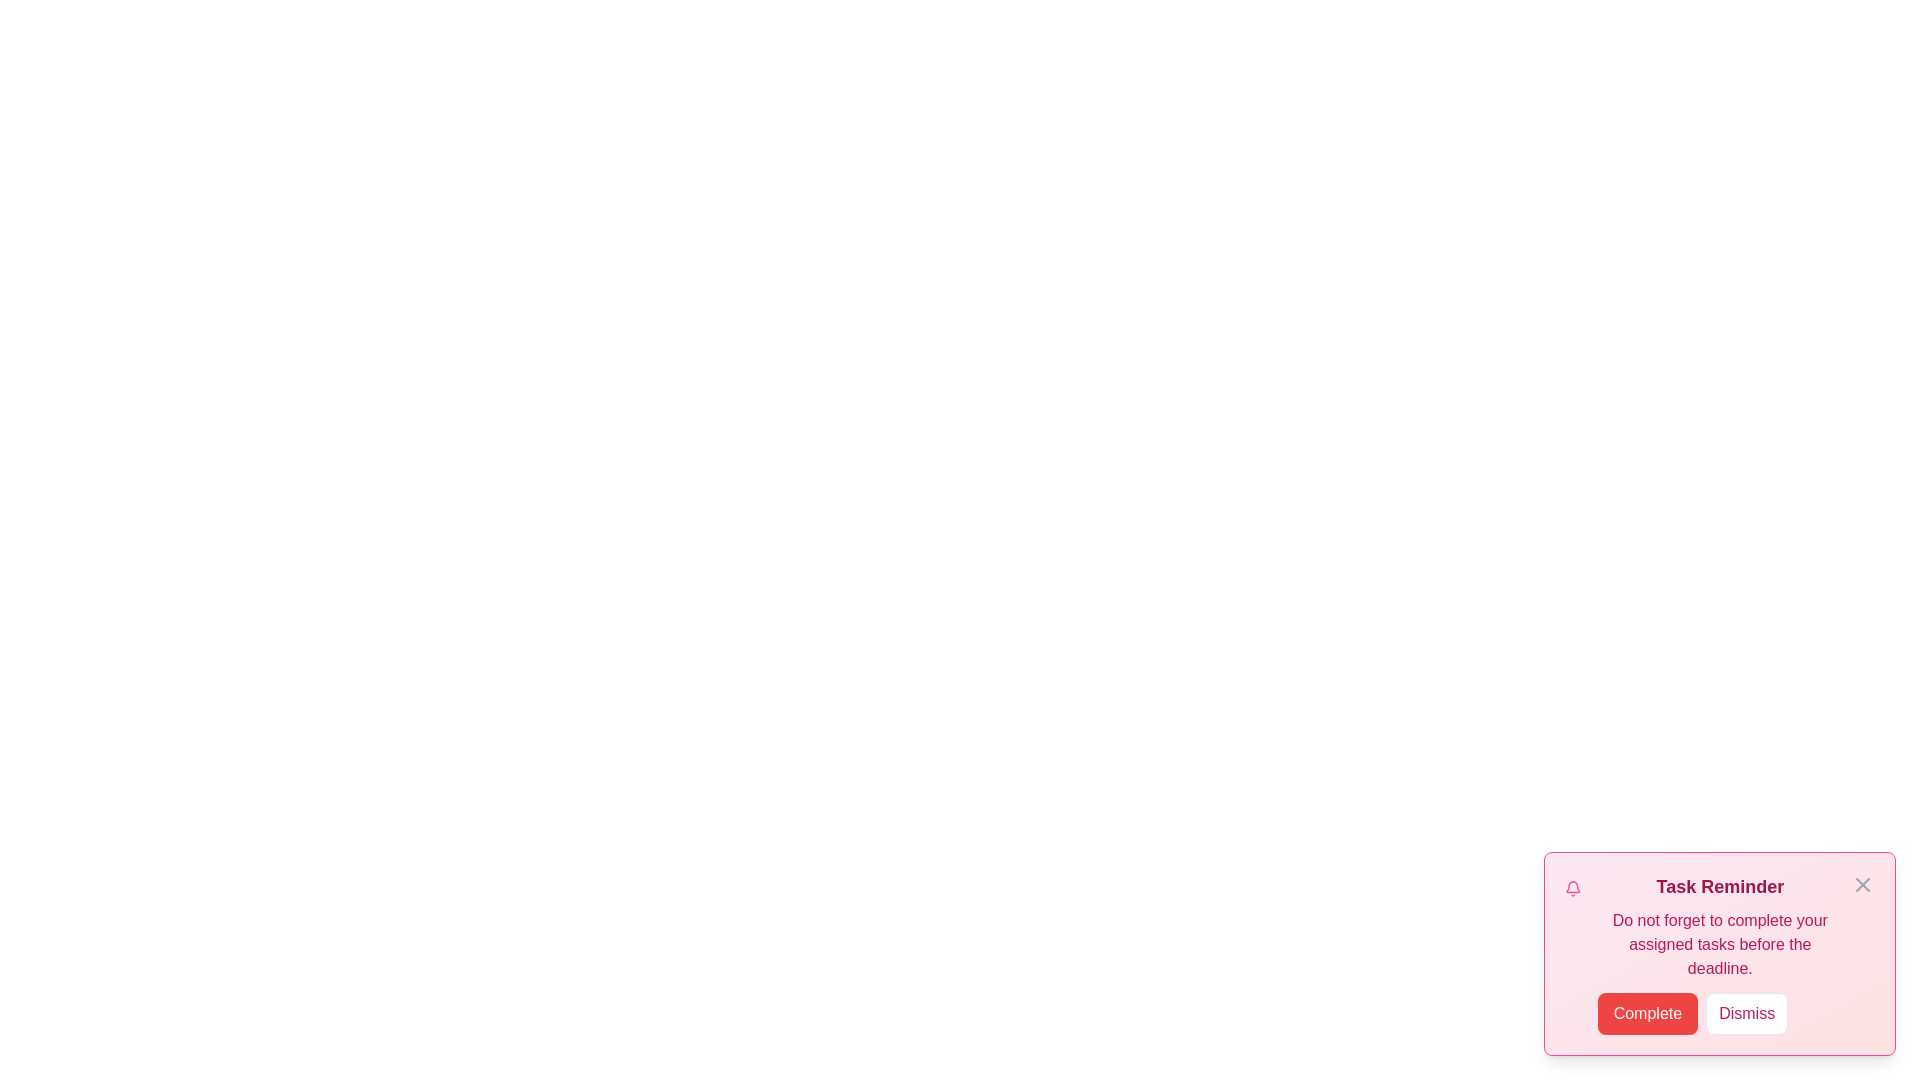 Image resolution: width=1920 pixels, height=1080 pixels. I want to click on the 'Close' icon button to dismiss the alert, so click(1861, 883).